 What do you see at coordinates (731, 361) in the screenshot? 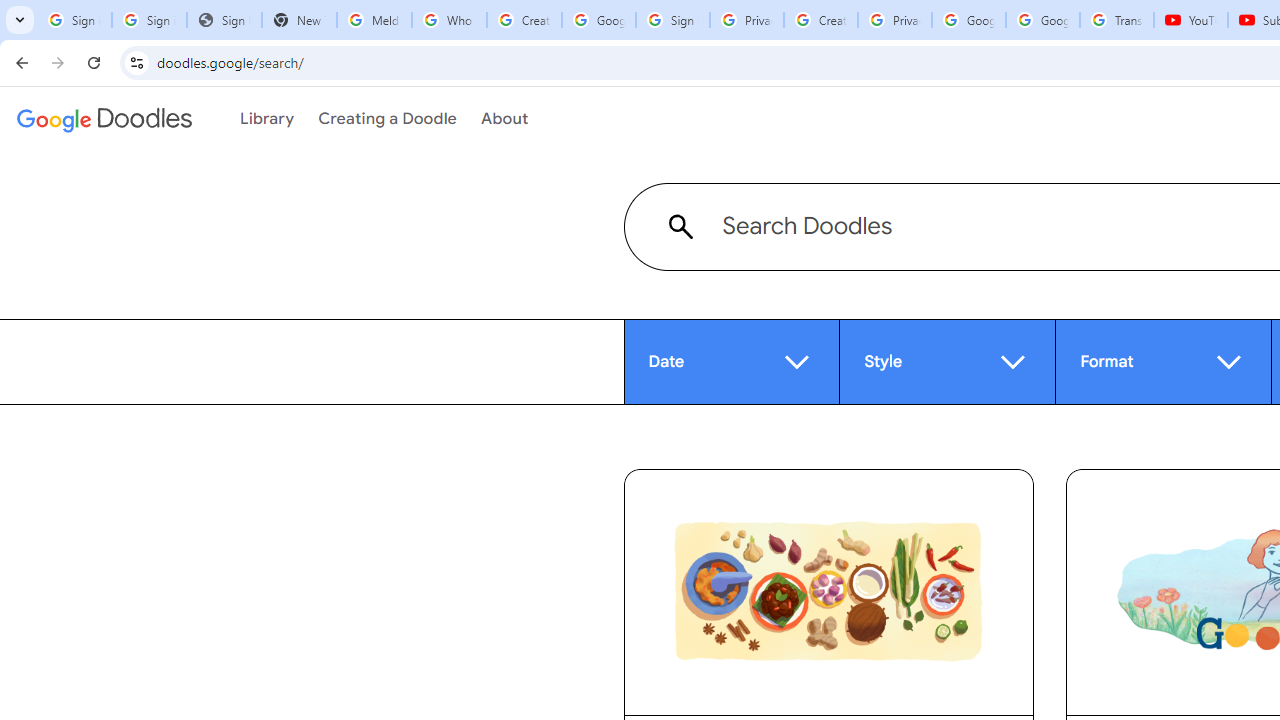
I see `'Date'` at bounding box center [731, 361].